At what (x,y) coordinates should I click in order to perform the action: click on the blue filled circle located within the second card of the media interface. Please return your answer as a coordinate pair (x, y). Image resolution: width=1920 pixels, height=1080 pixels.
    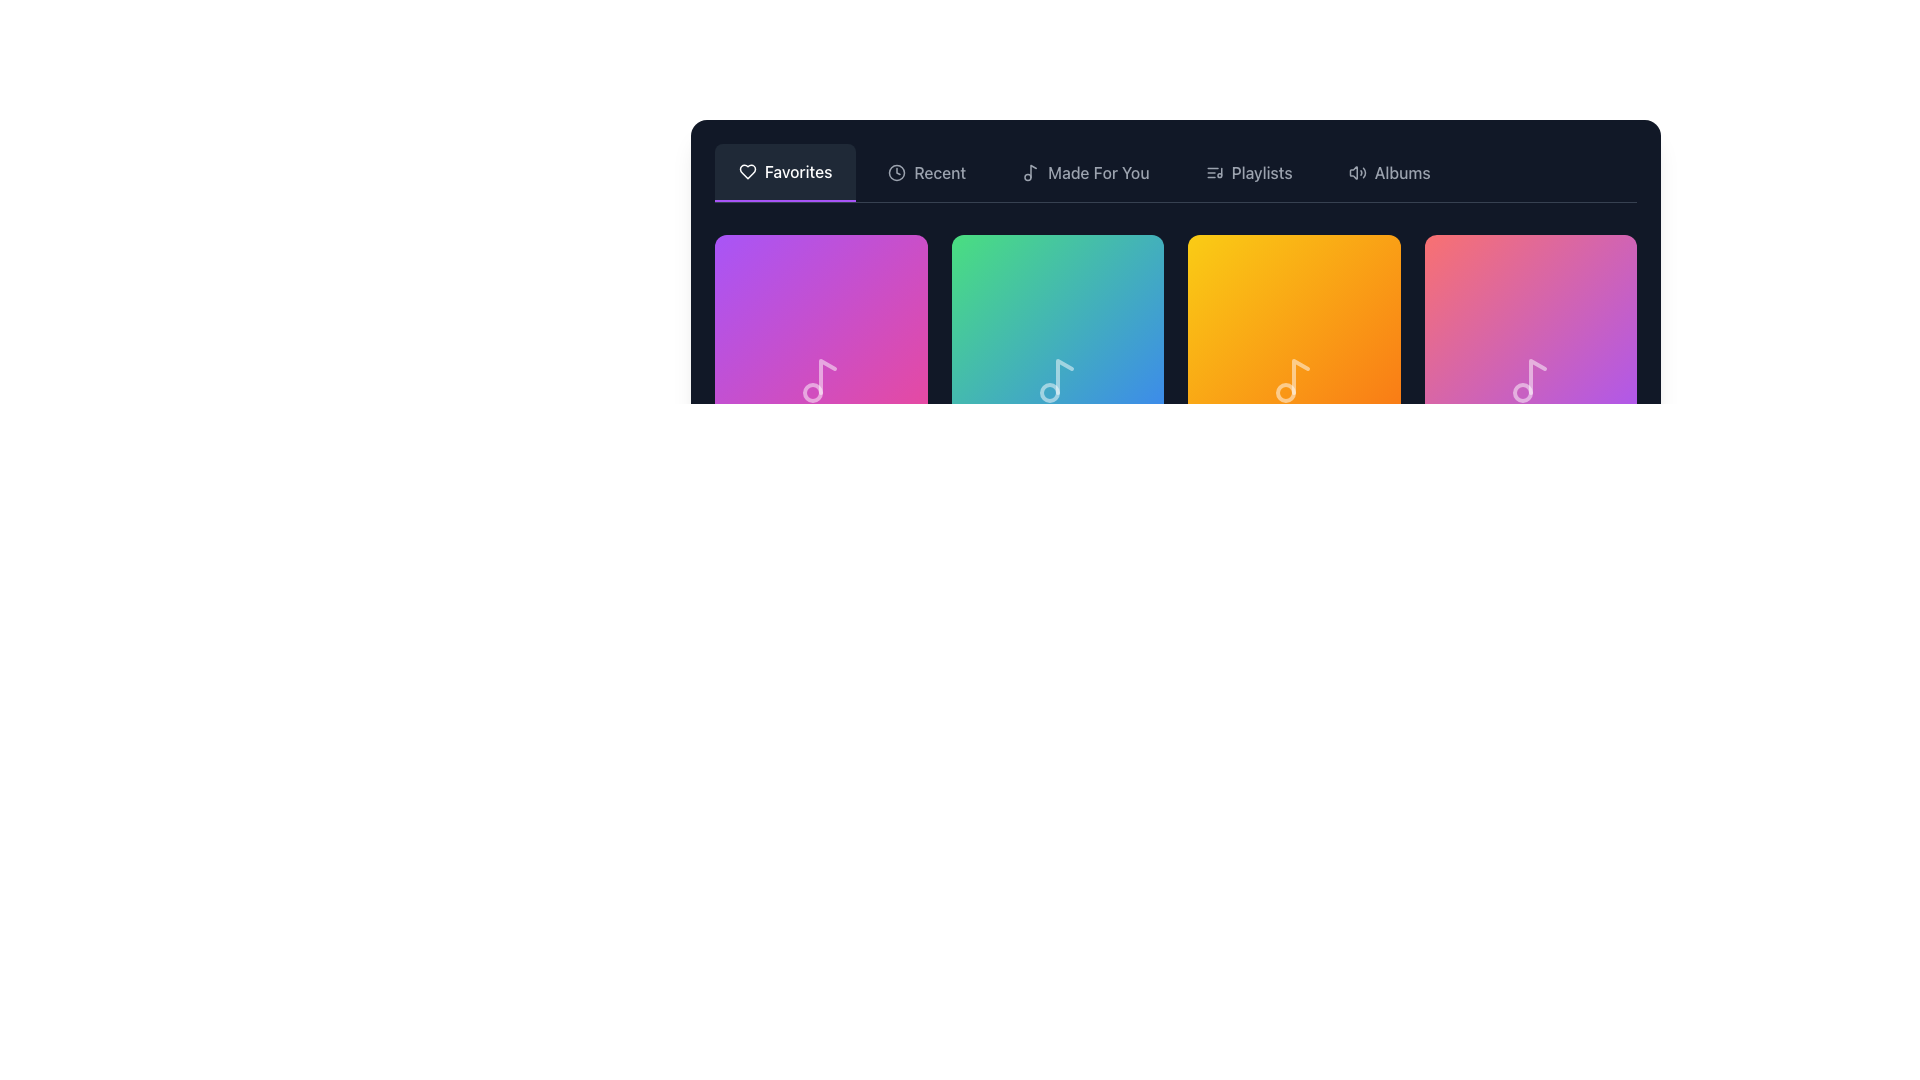
    Looking at the image, I should click on (1126, 385).